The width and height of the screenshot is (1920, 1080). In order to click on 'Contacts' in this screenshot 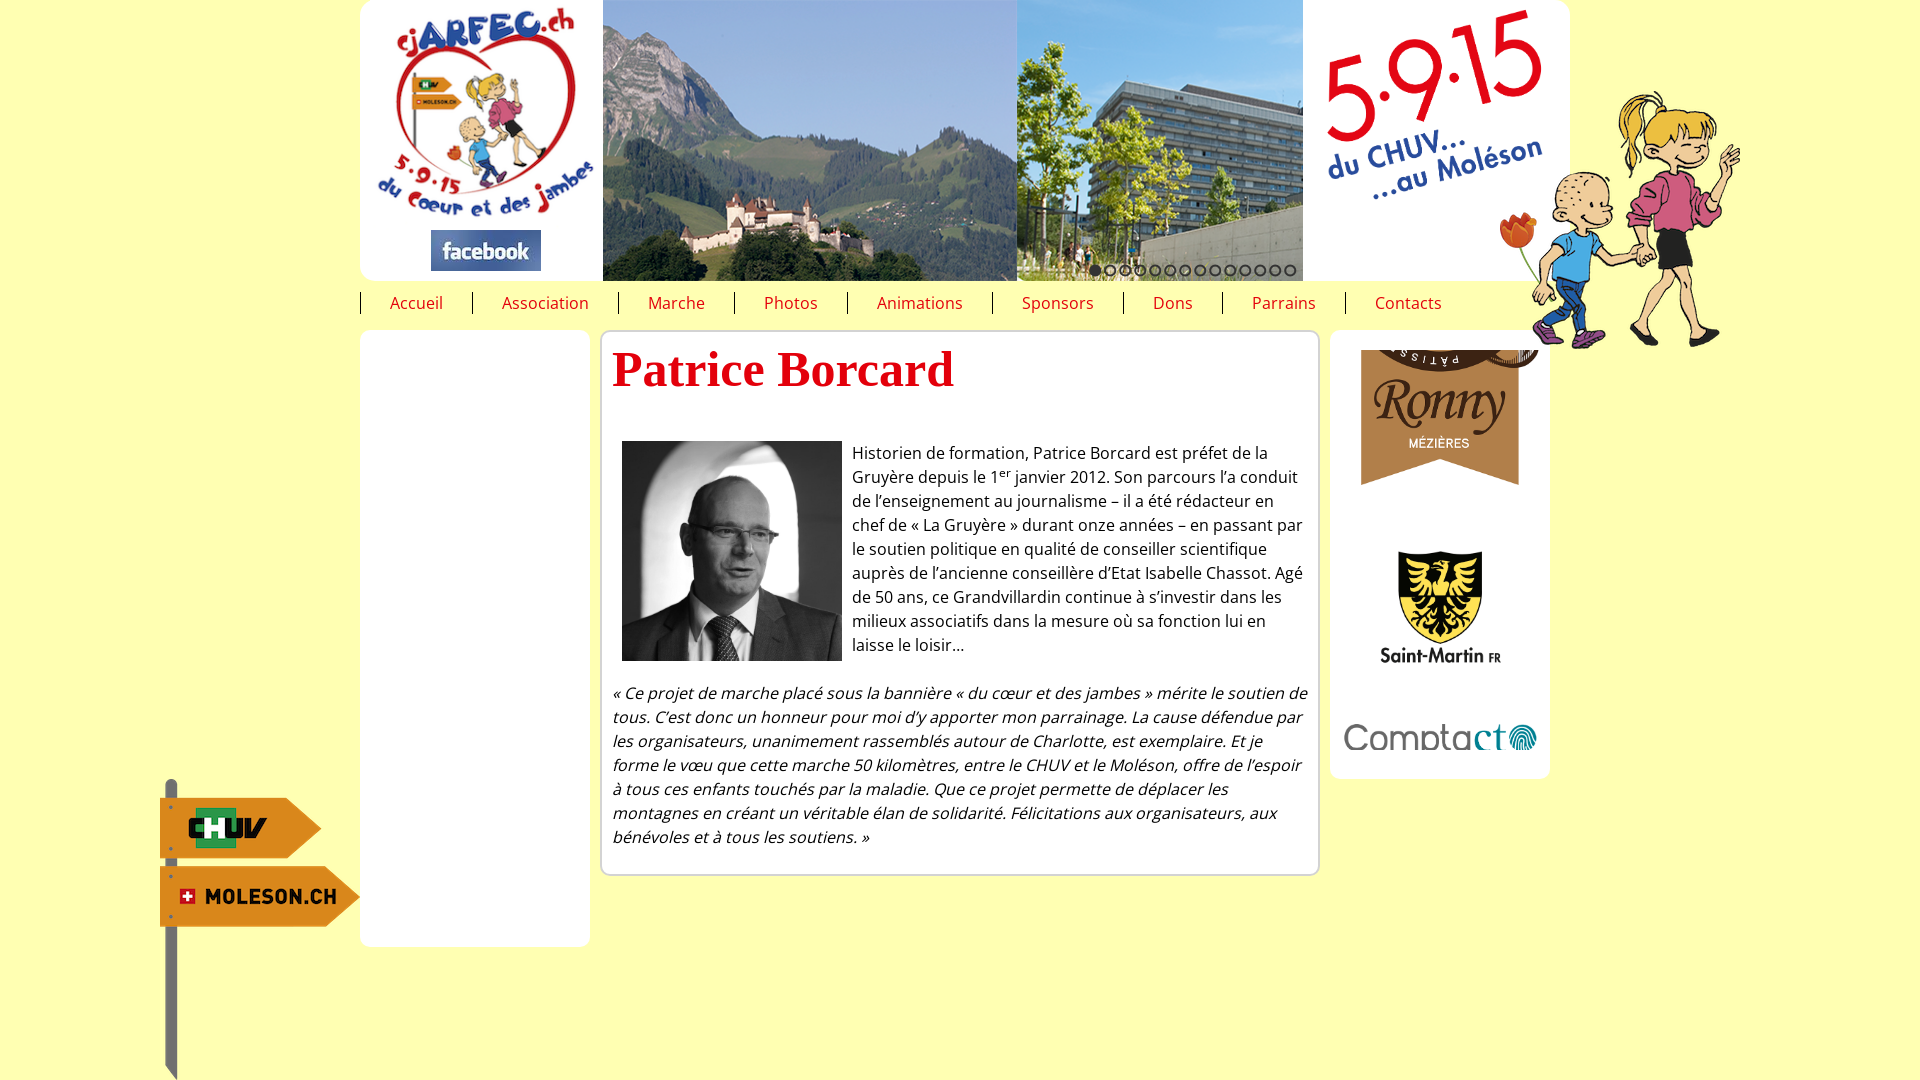, I will do `click(1407, 303)`.